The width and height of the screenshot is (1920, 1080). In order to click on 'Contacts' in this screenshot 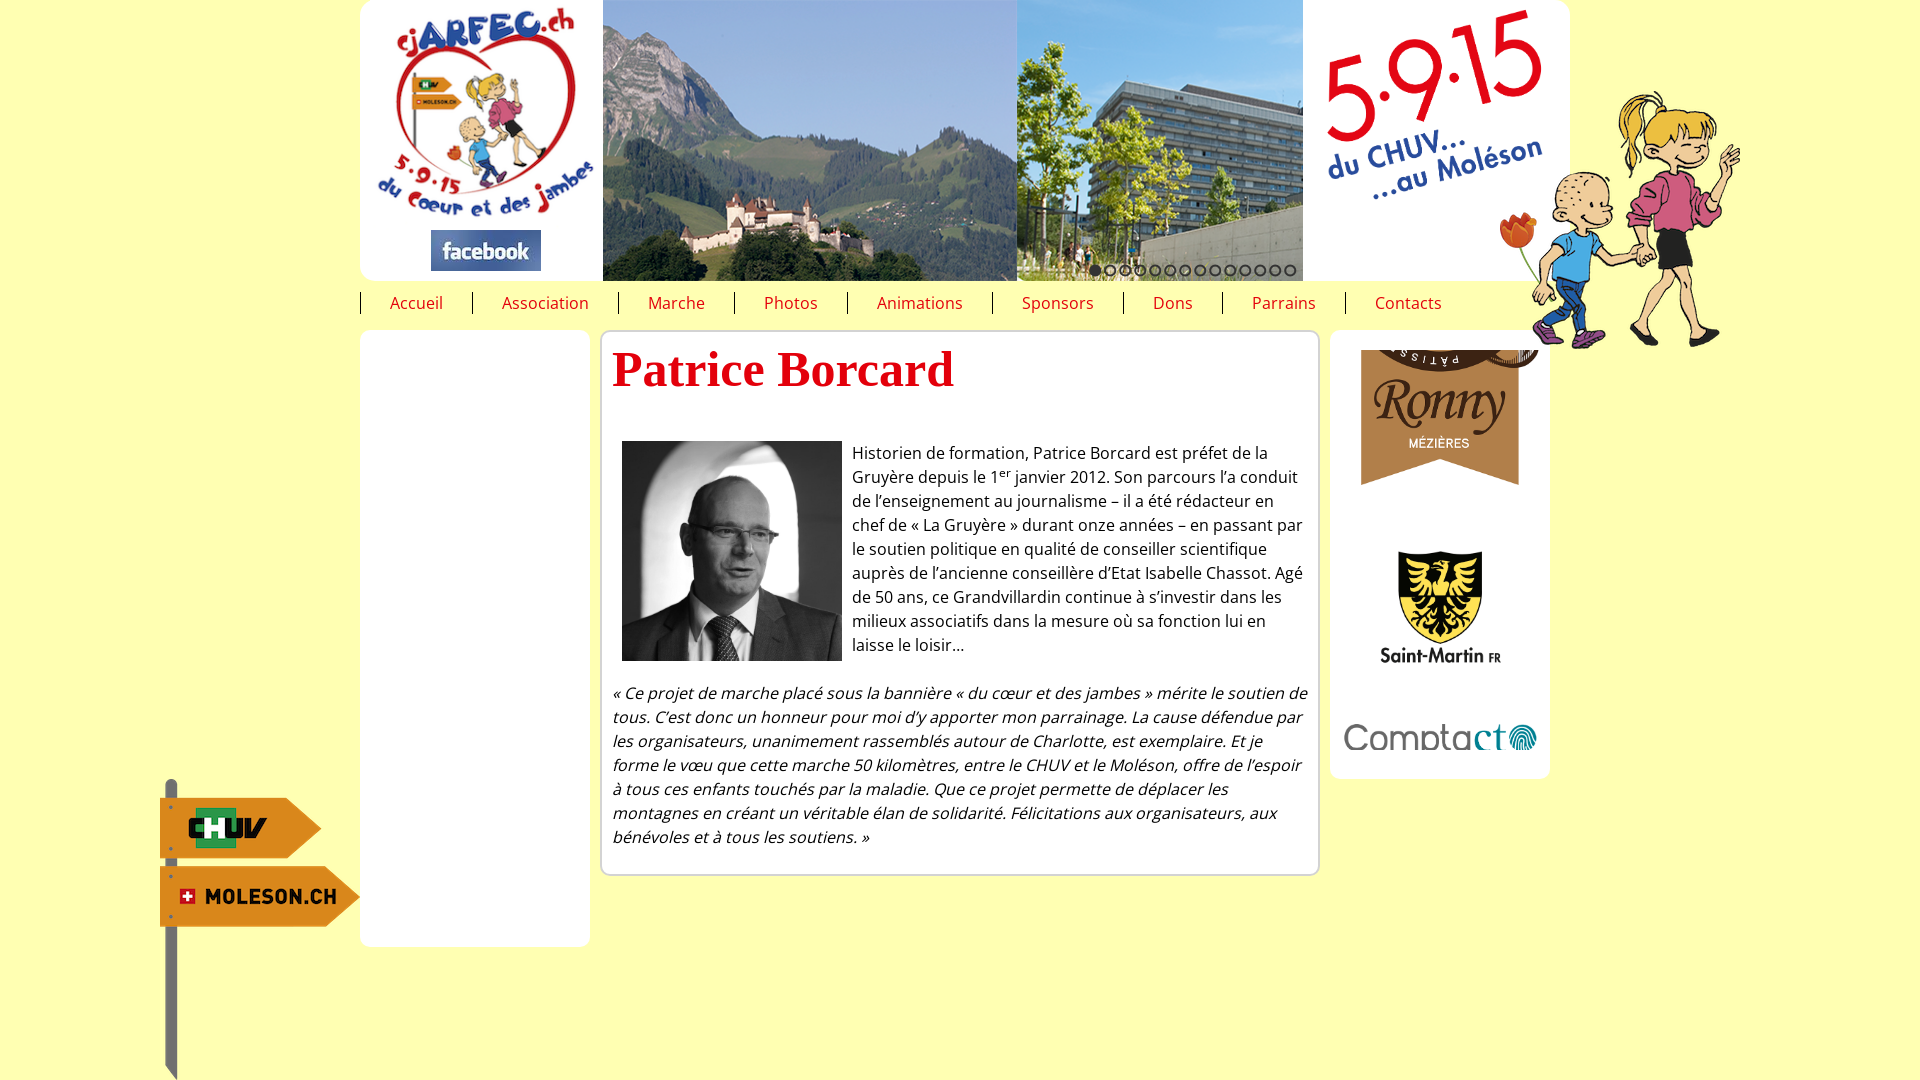, I will do `click(1407, 303)`.